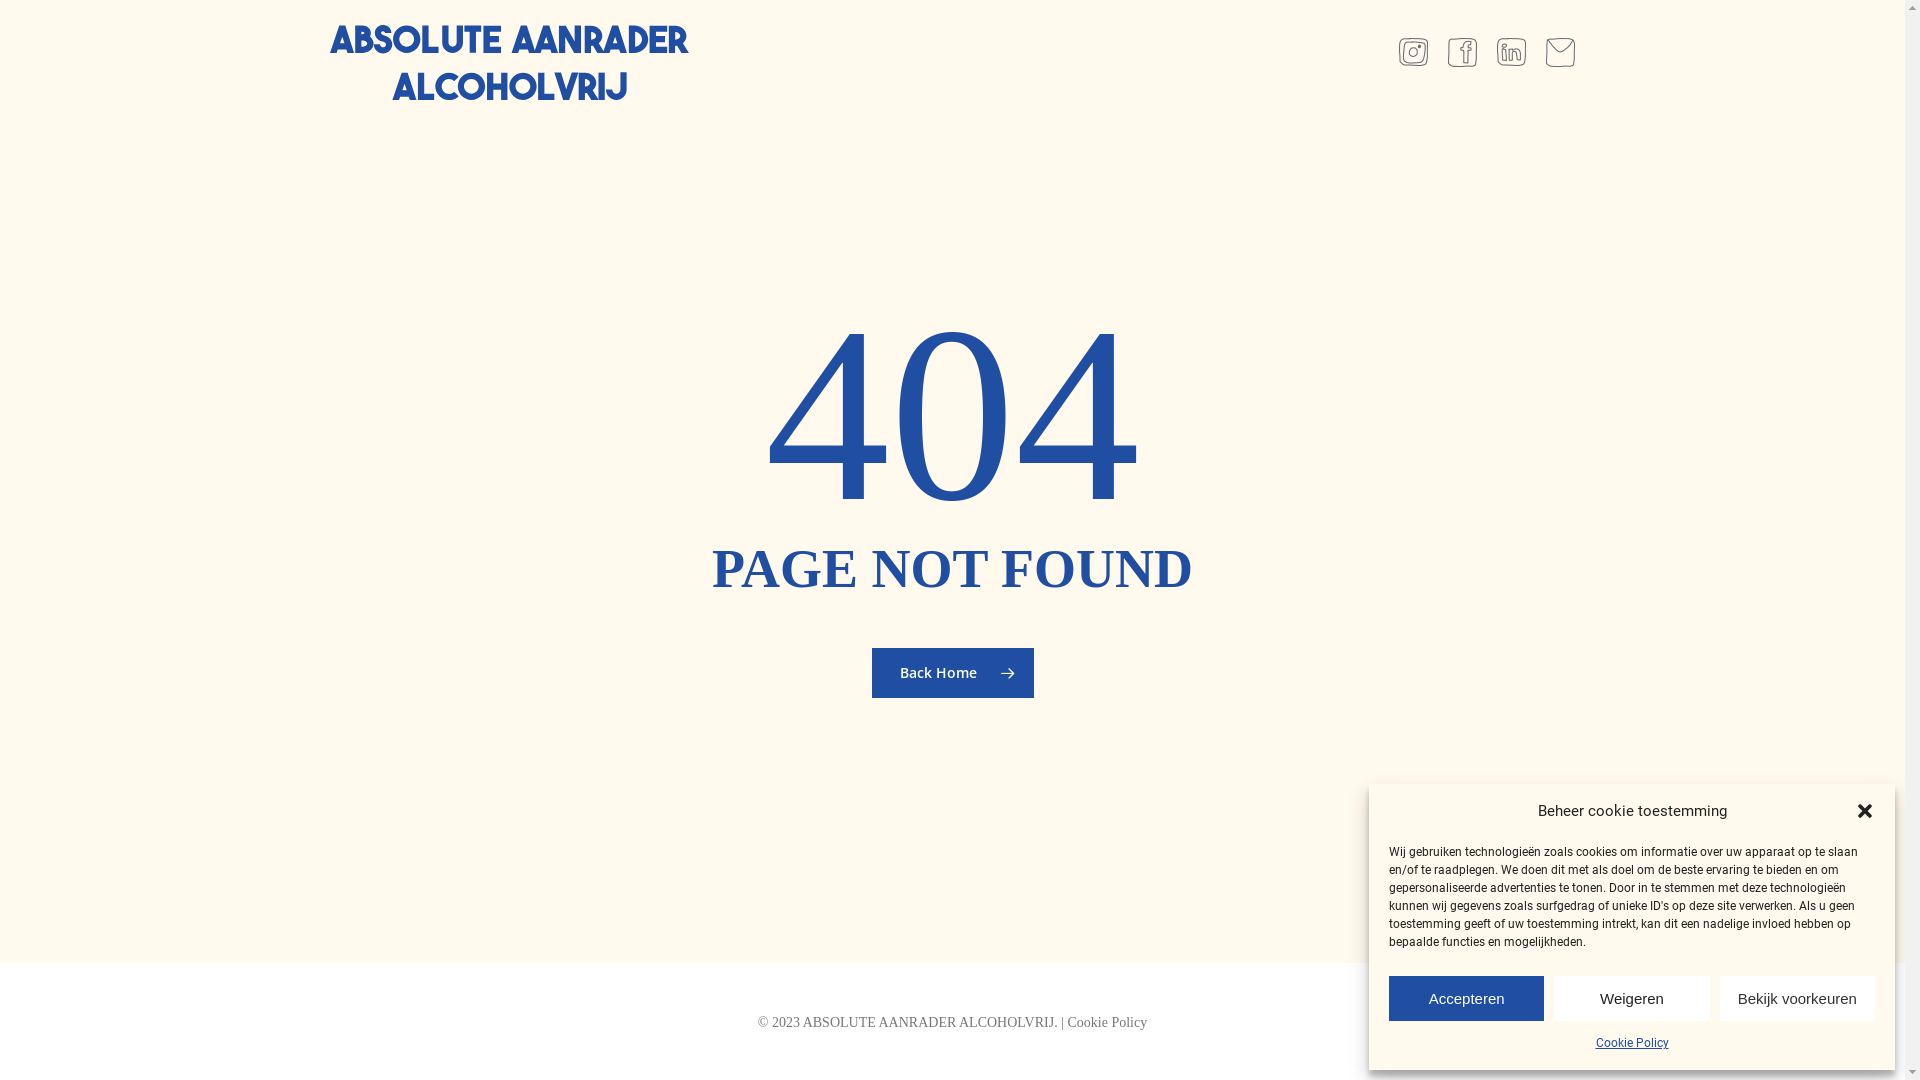 Image resolution: width=1920 pixels, height=1080 pixels. Describe the element at coordinates (1718, 998) in the screenshot. I see `'Bekijk voorkeuren'` at that location.